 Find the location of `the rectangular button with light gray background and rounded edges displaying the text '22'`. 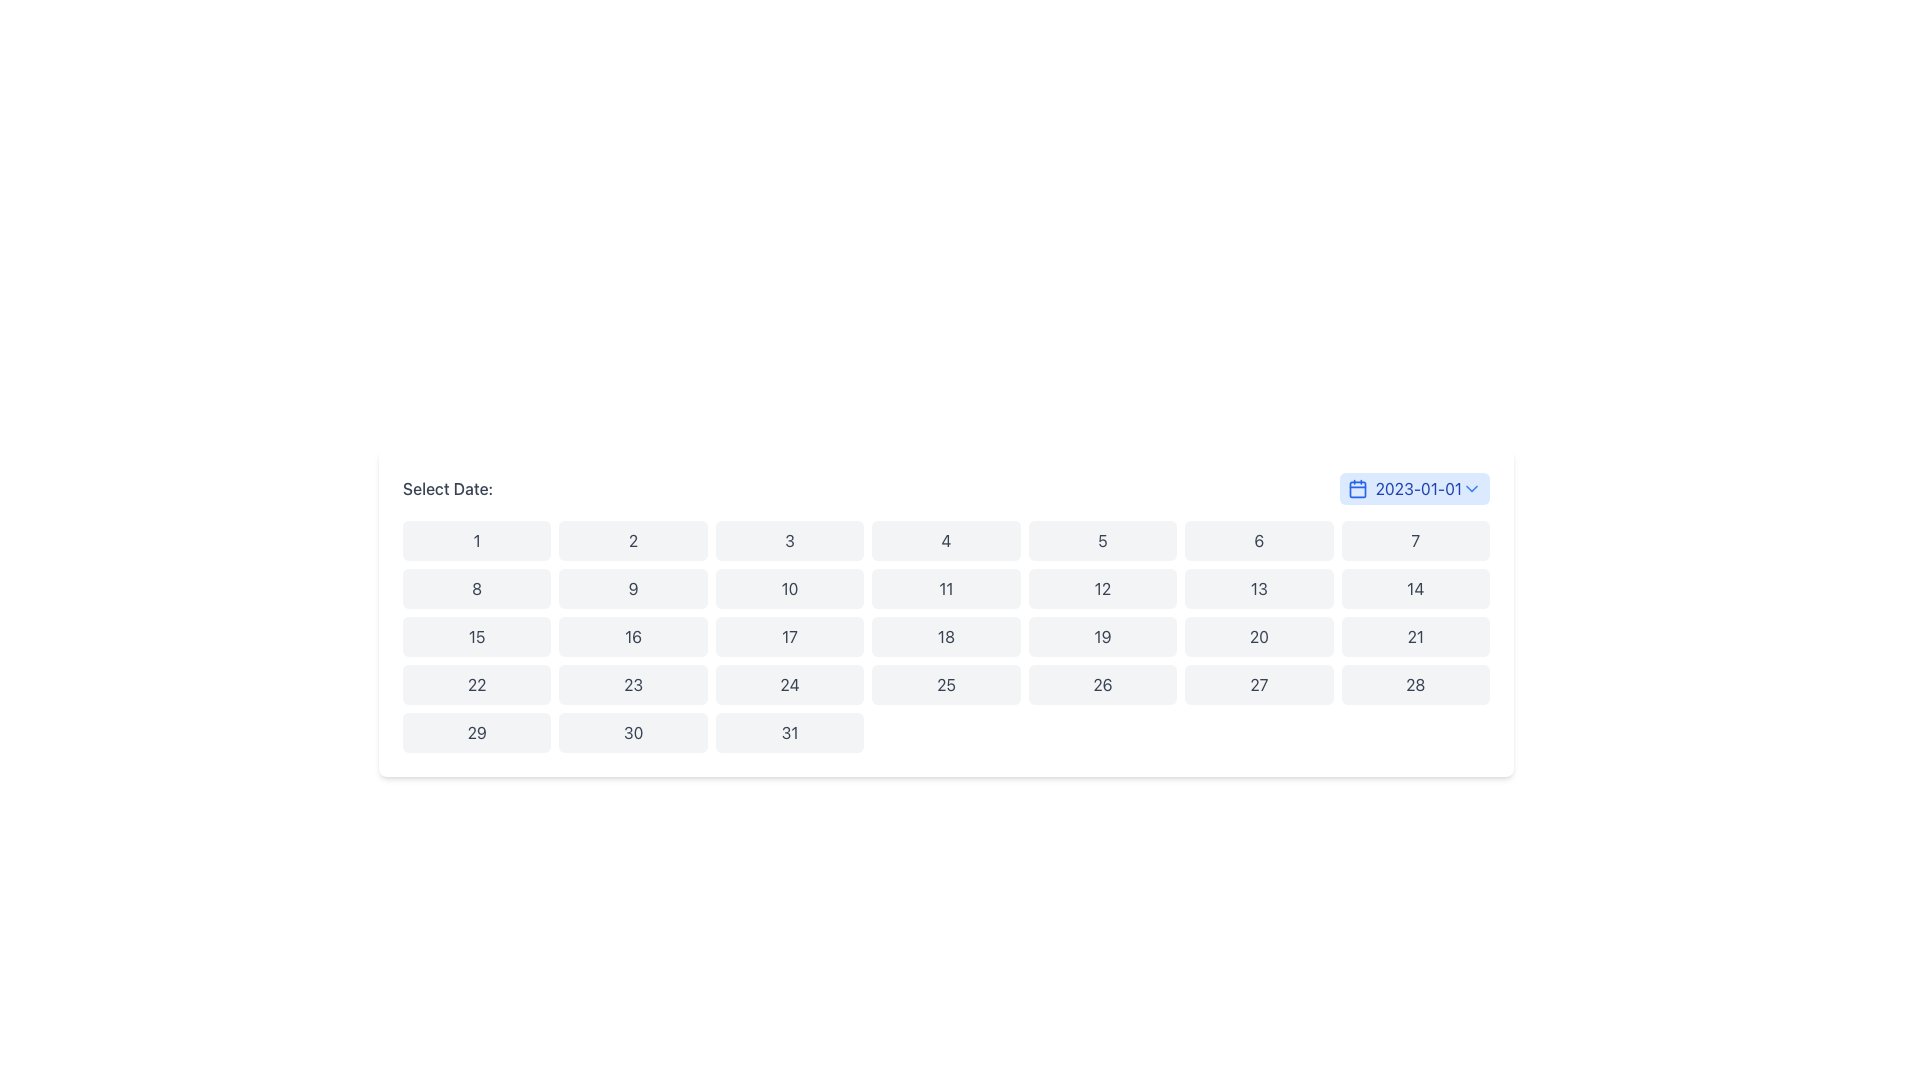

the rectangular button with light gray background and rounded edges displaying the text '22' is located at coordinates (476, 684).